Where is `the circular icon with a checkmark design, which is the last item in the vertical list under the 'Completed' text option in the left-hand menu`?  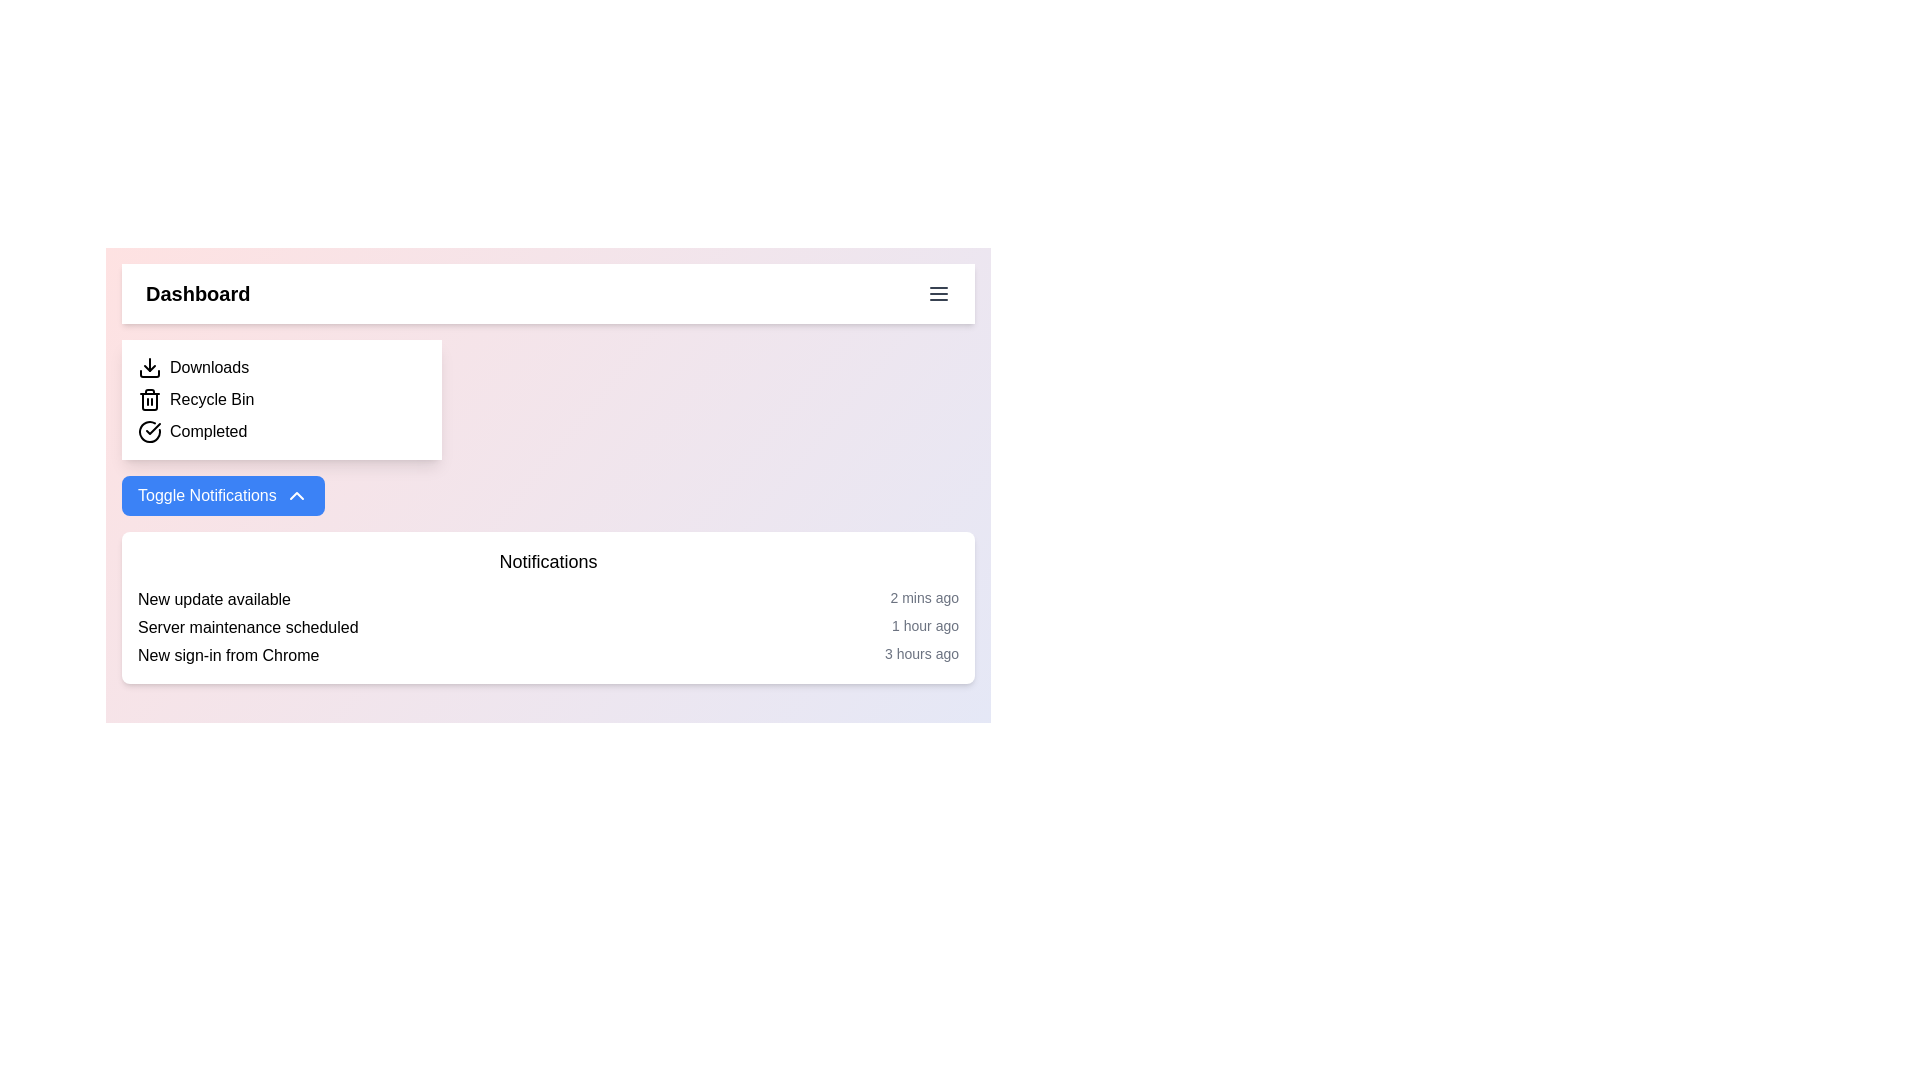 the circular icon with a checkmark design, which is the last item in the vertical list under the 'Completed' text option in the left-hand menu is located at coordinates (148, 431).